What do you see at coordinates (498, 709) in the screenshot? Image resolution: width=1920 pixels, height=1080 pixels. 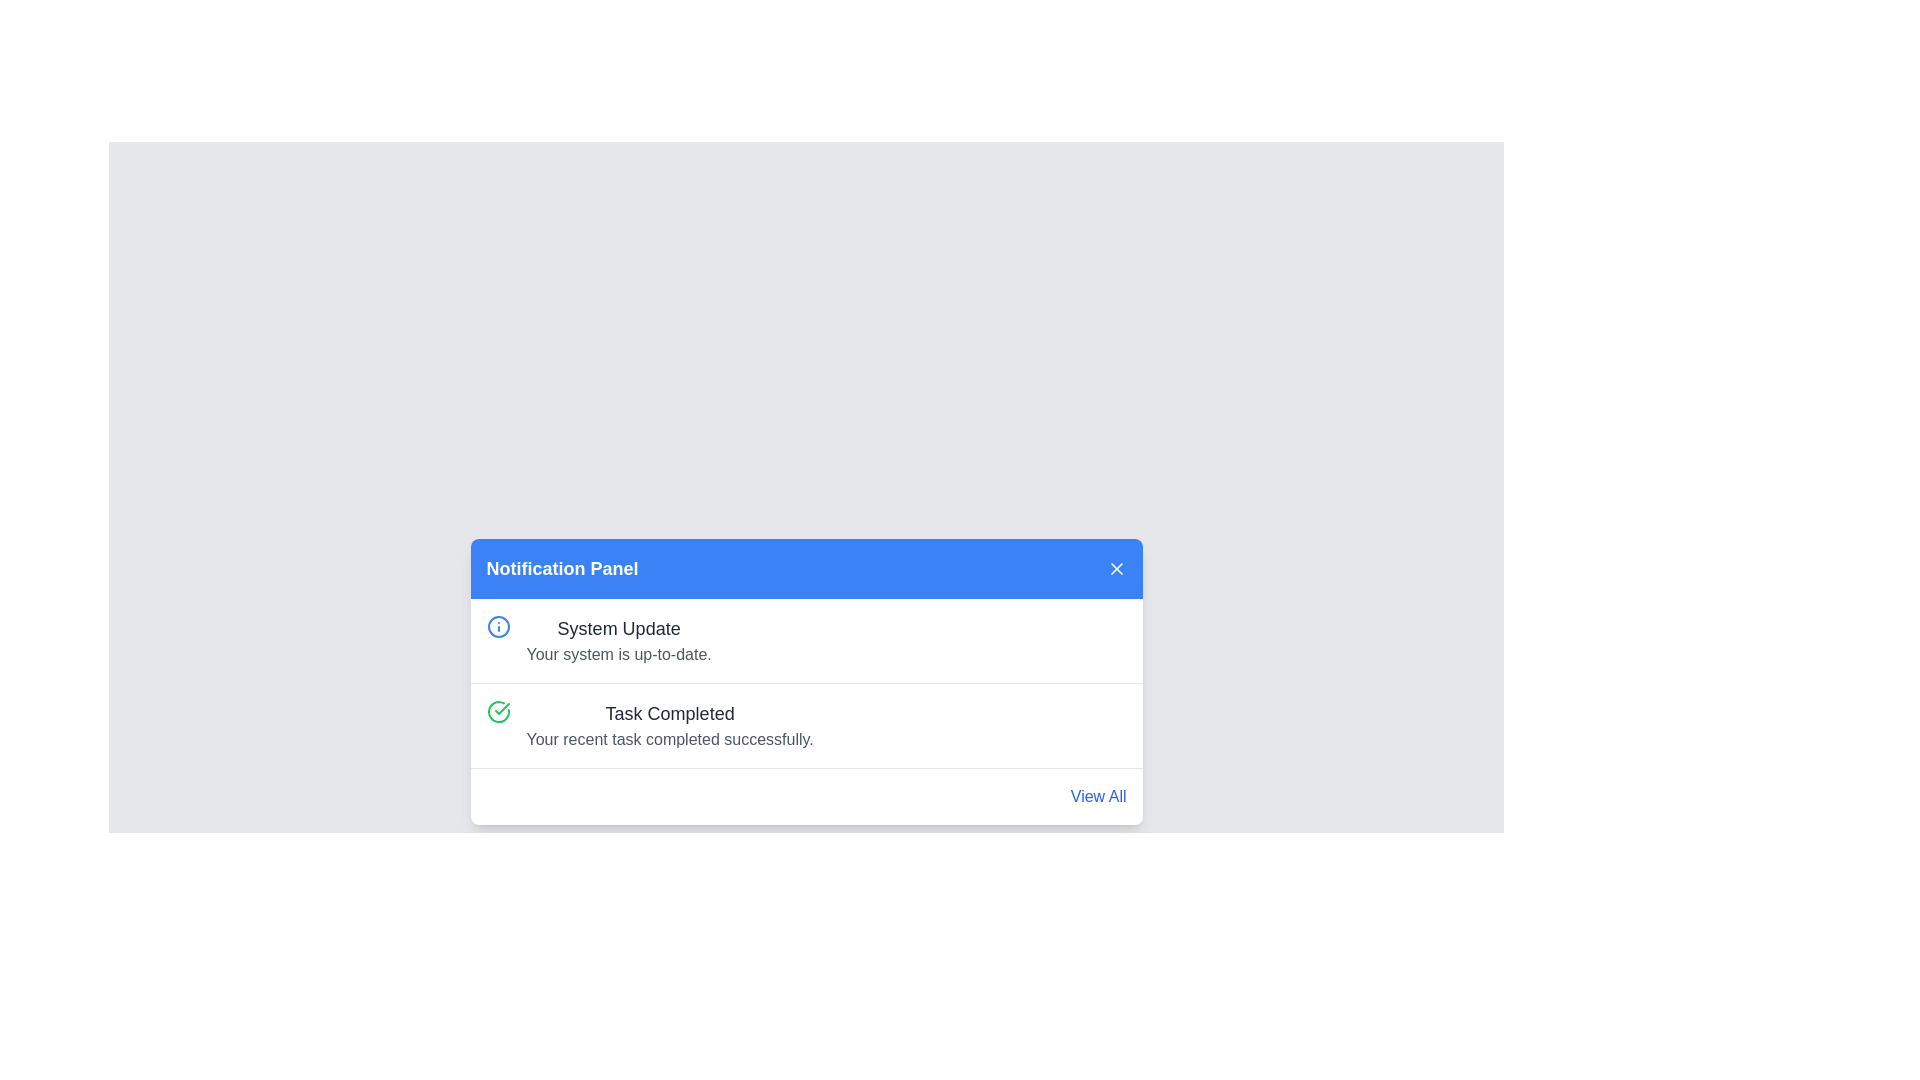 I see `the circular graphic element styled in green, which serves as a status indicator for 'Task Completed' in the Notification Panel` at bounding box center [498, 709].